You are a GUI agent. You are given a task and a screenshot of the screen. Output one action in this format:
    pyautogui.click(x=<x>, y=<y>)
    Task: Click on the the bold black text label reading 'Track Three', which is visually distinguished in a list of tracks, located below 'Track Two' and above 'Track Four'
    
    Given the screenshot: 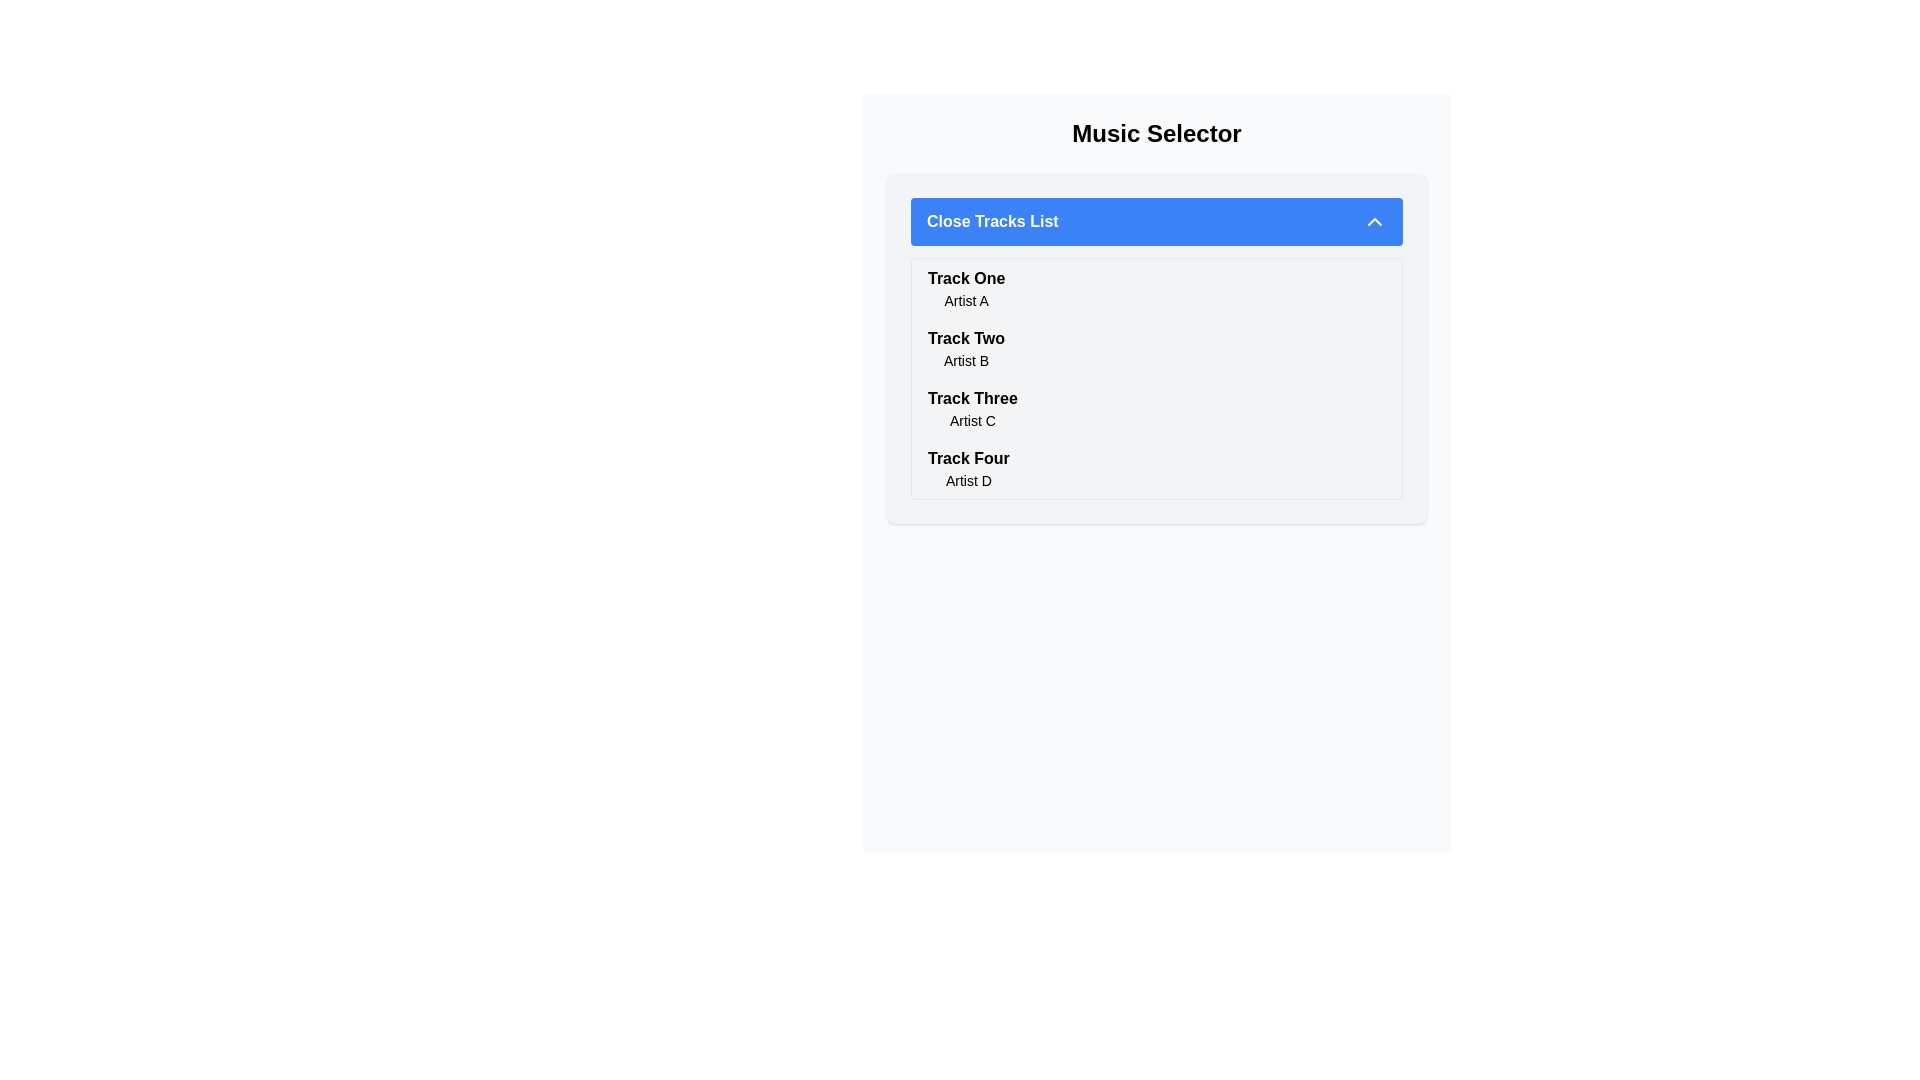 What is the action you would take?
    pyautogui.click(x=972, y=398)
    